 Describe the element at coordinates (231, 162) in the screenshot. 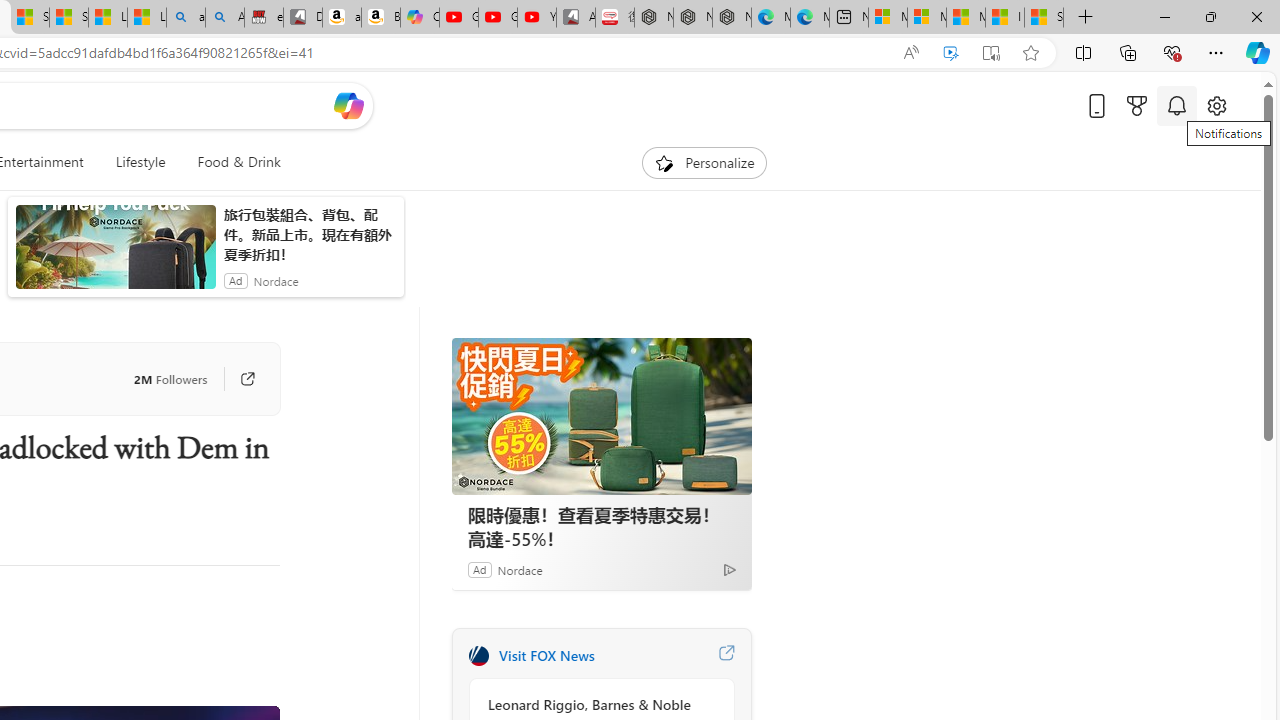

I see `'Food & Drink'` at that location.